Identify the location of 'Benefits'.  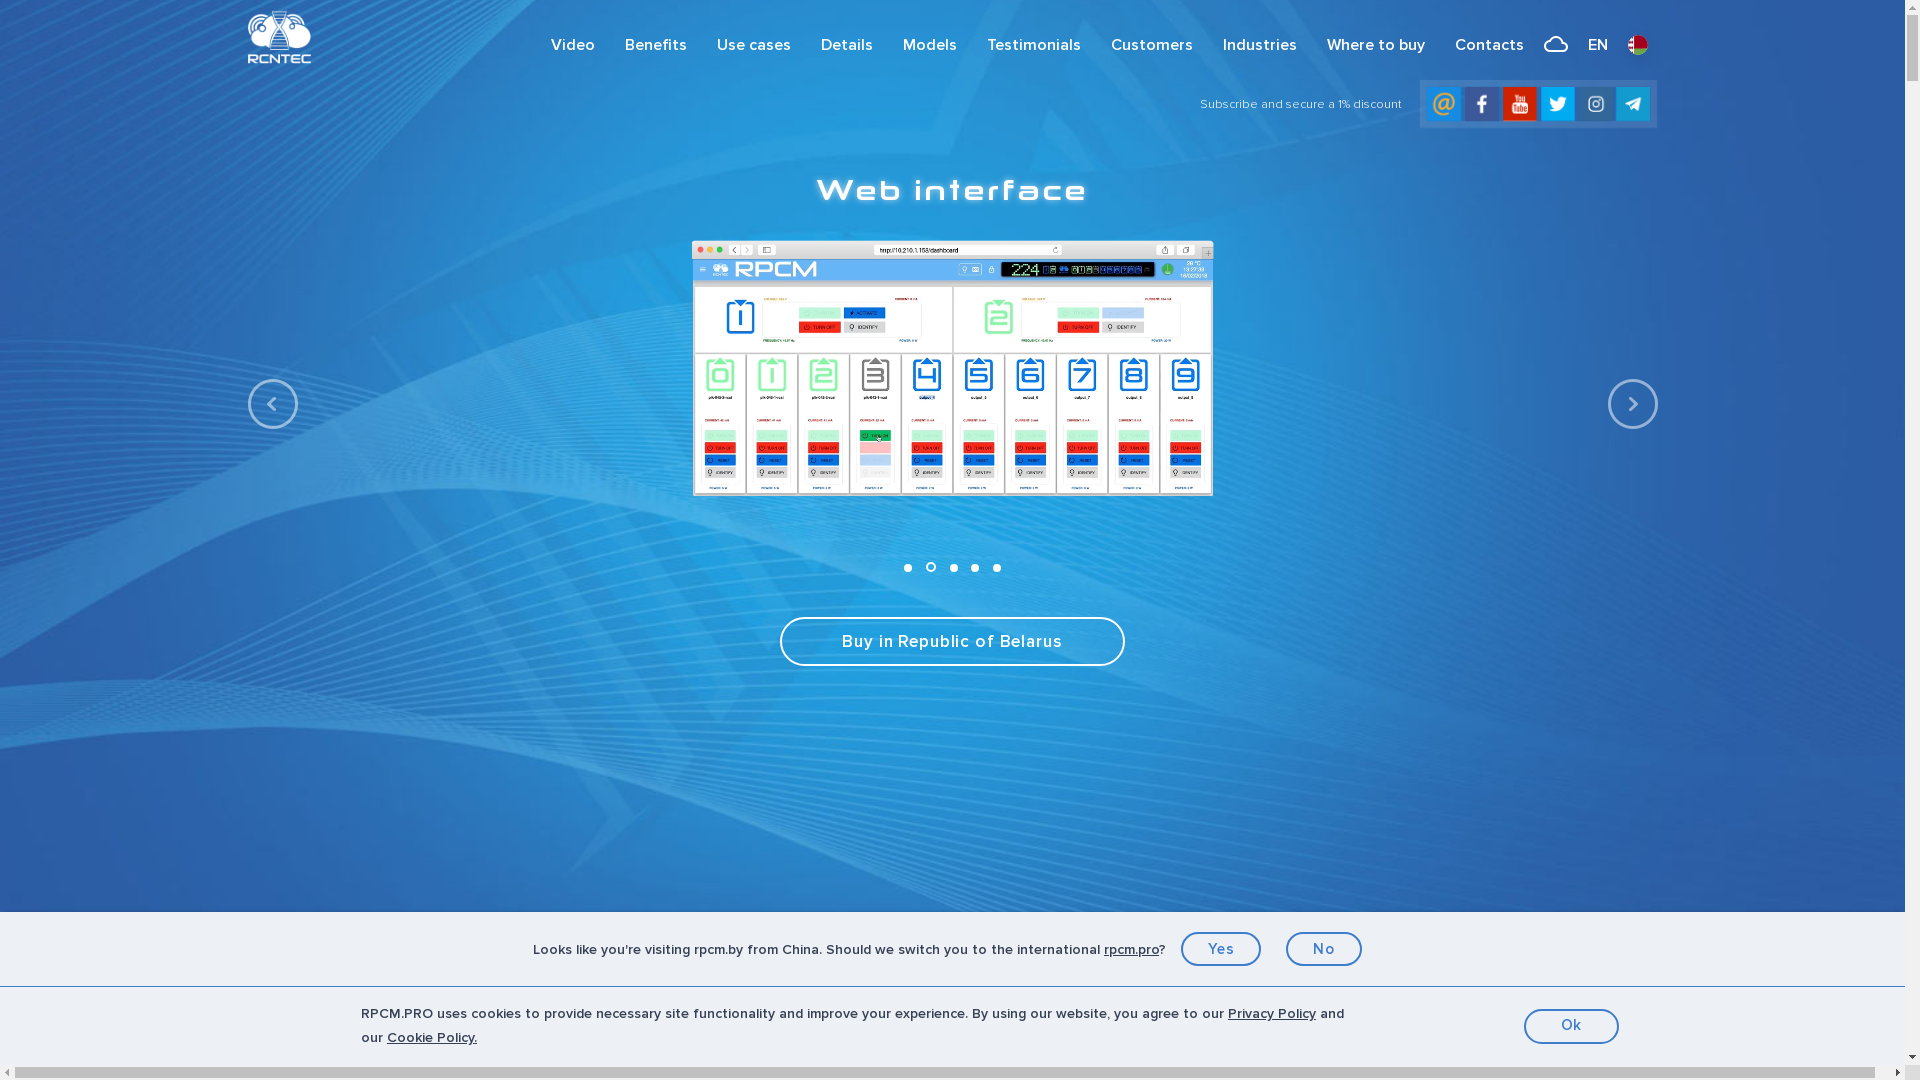
(608, 45).